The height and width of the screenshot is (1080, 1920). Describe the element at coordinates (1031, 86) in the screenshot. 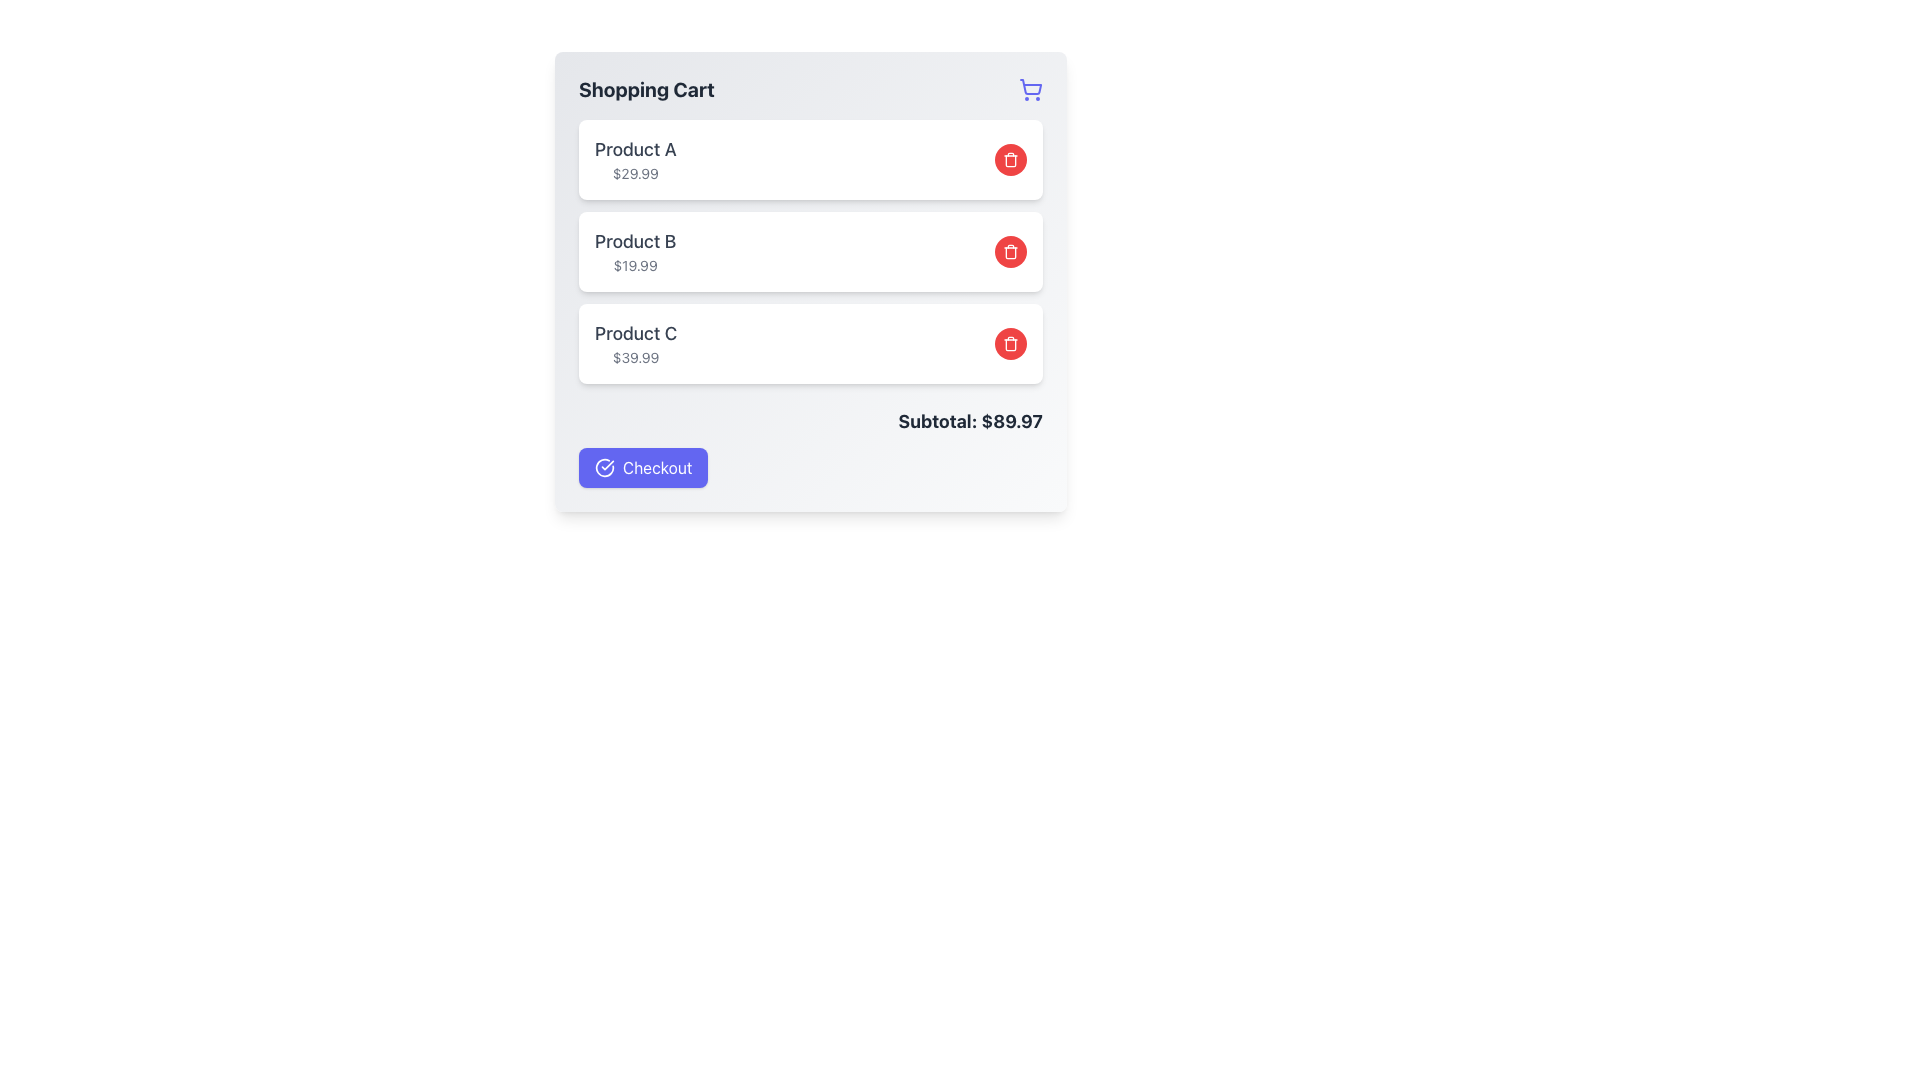

I see `the body of the shopping cart icon located in the top-right corner of the shopping cart interface, which is part of an SVG component` at that location.